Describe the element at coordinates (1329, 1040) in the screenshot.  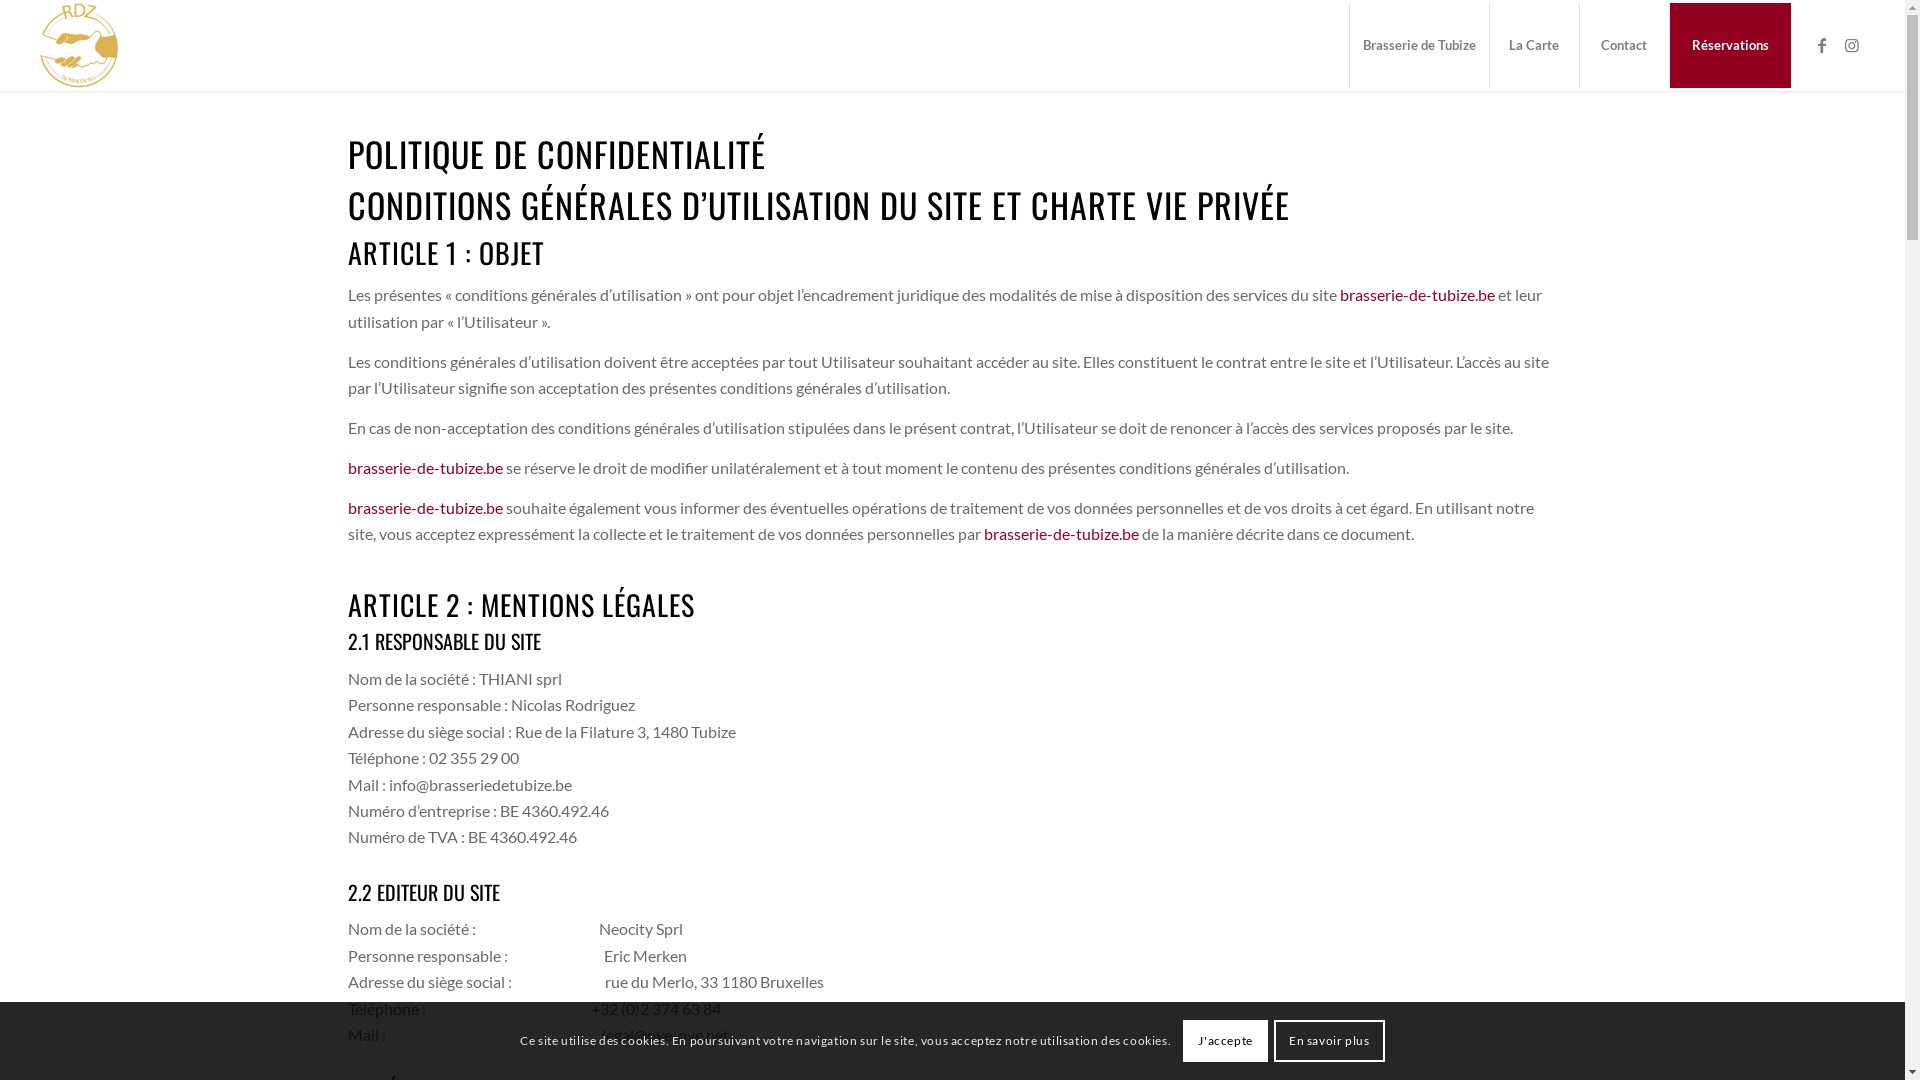
I see `'En savoir plus'` at that location.